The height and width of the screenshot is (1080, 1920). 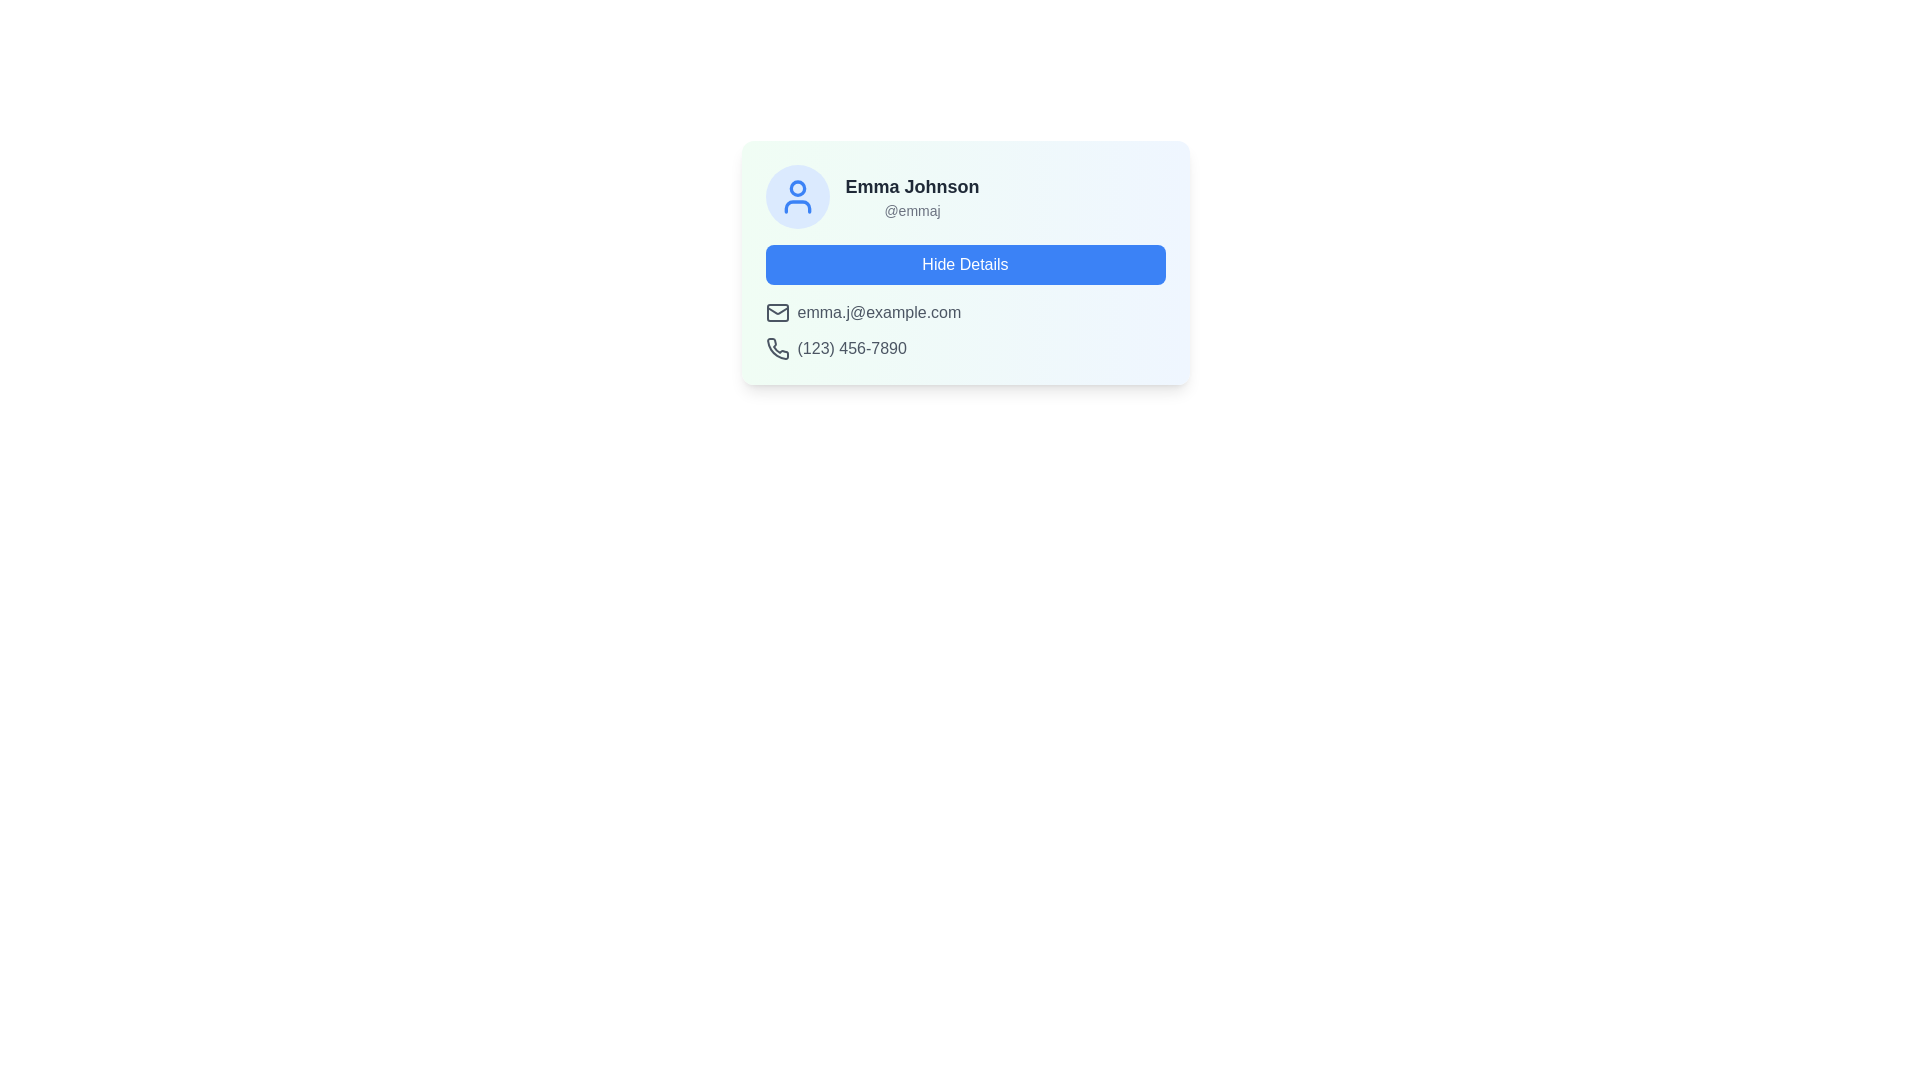 What do you see at coordinates (796, 188) in the screenshot?
I see `the circular graphical component representing the user profile head located at the top of the main user profile icon` at bounding box center [796, 188].